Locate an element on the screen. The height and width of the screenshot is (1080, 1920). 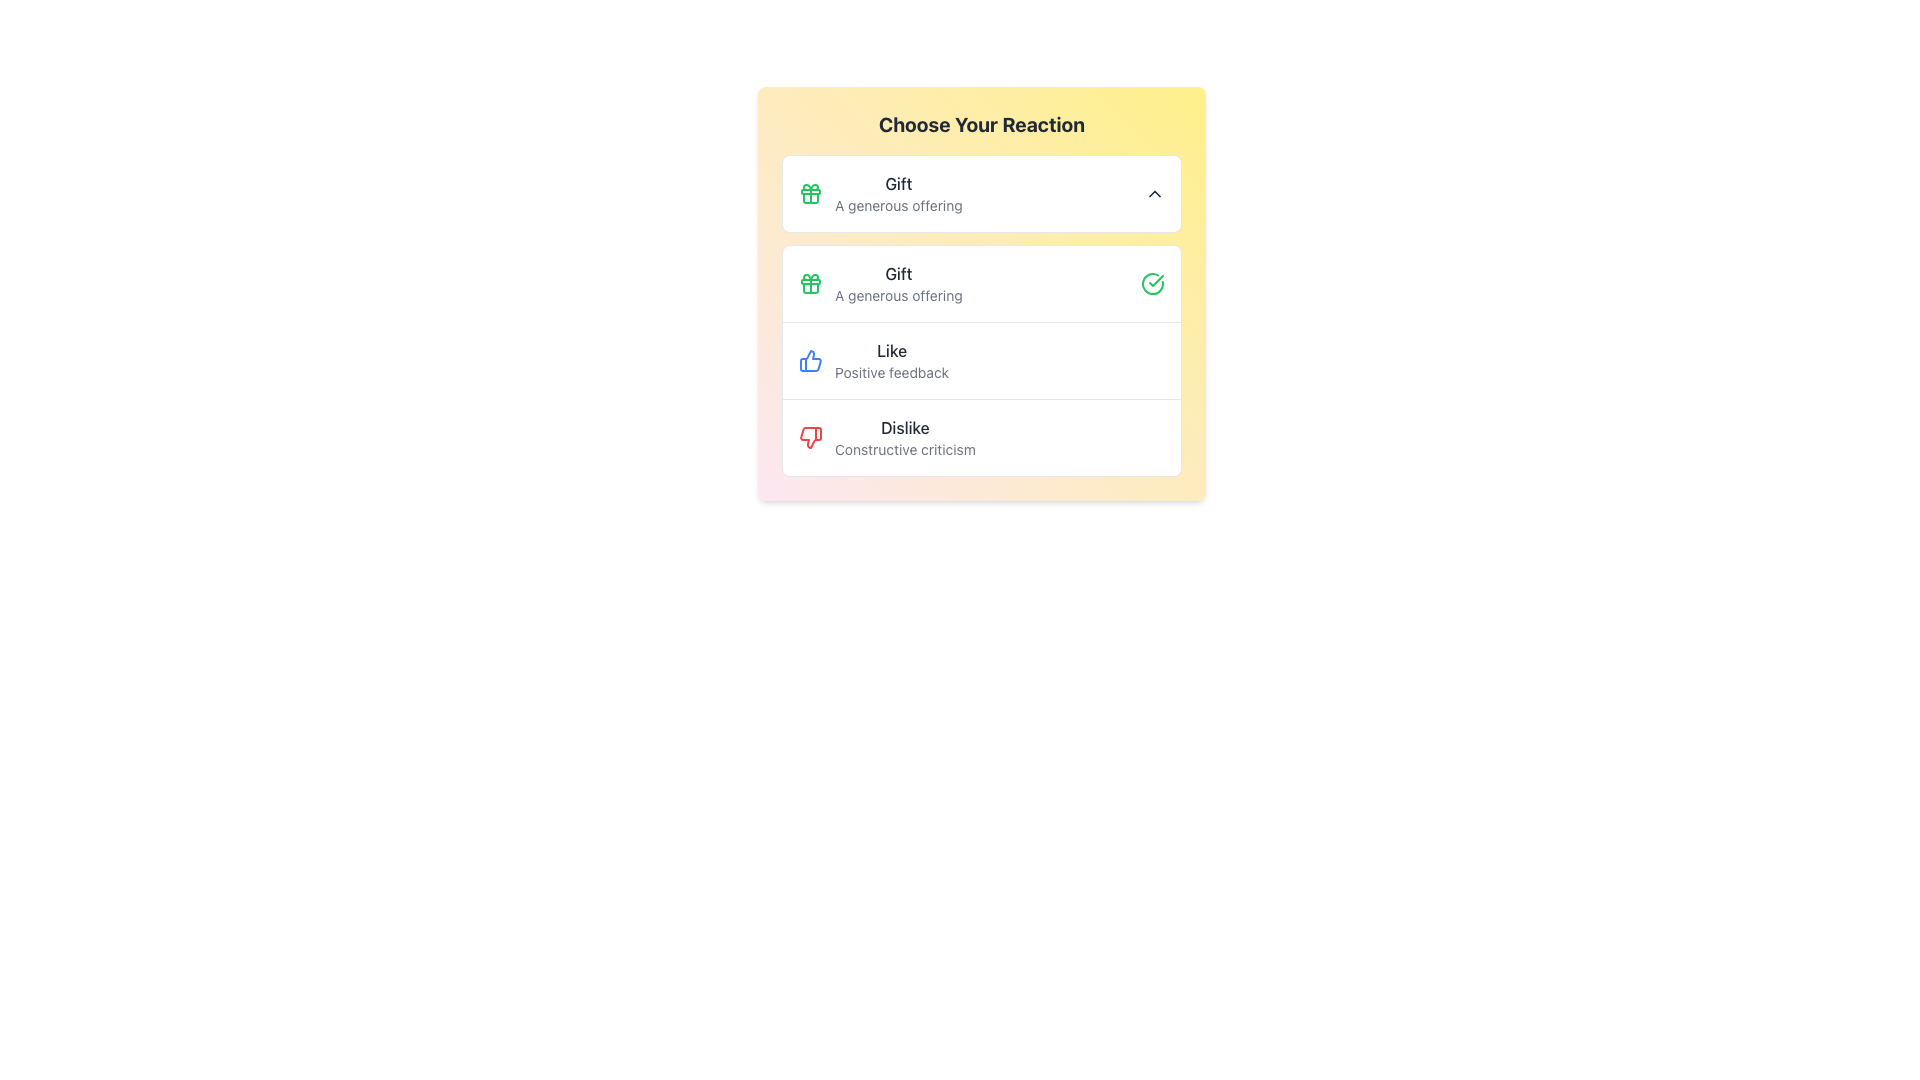
the bright blue thumbs-up icon representing positivity in the 'Like' option section of the reaction menu is located at coordinates (811, 361).